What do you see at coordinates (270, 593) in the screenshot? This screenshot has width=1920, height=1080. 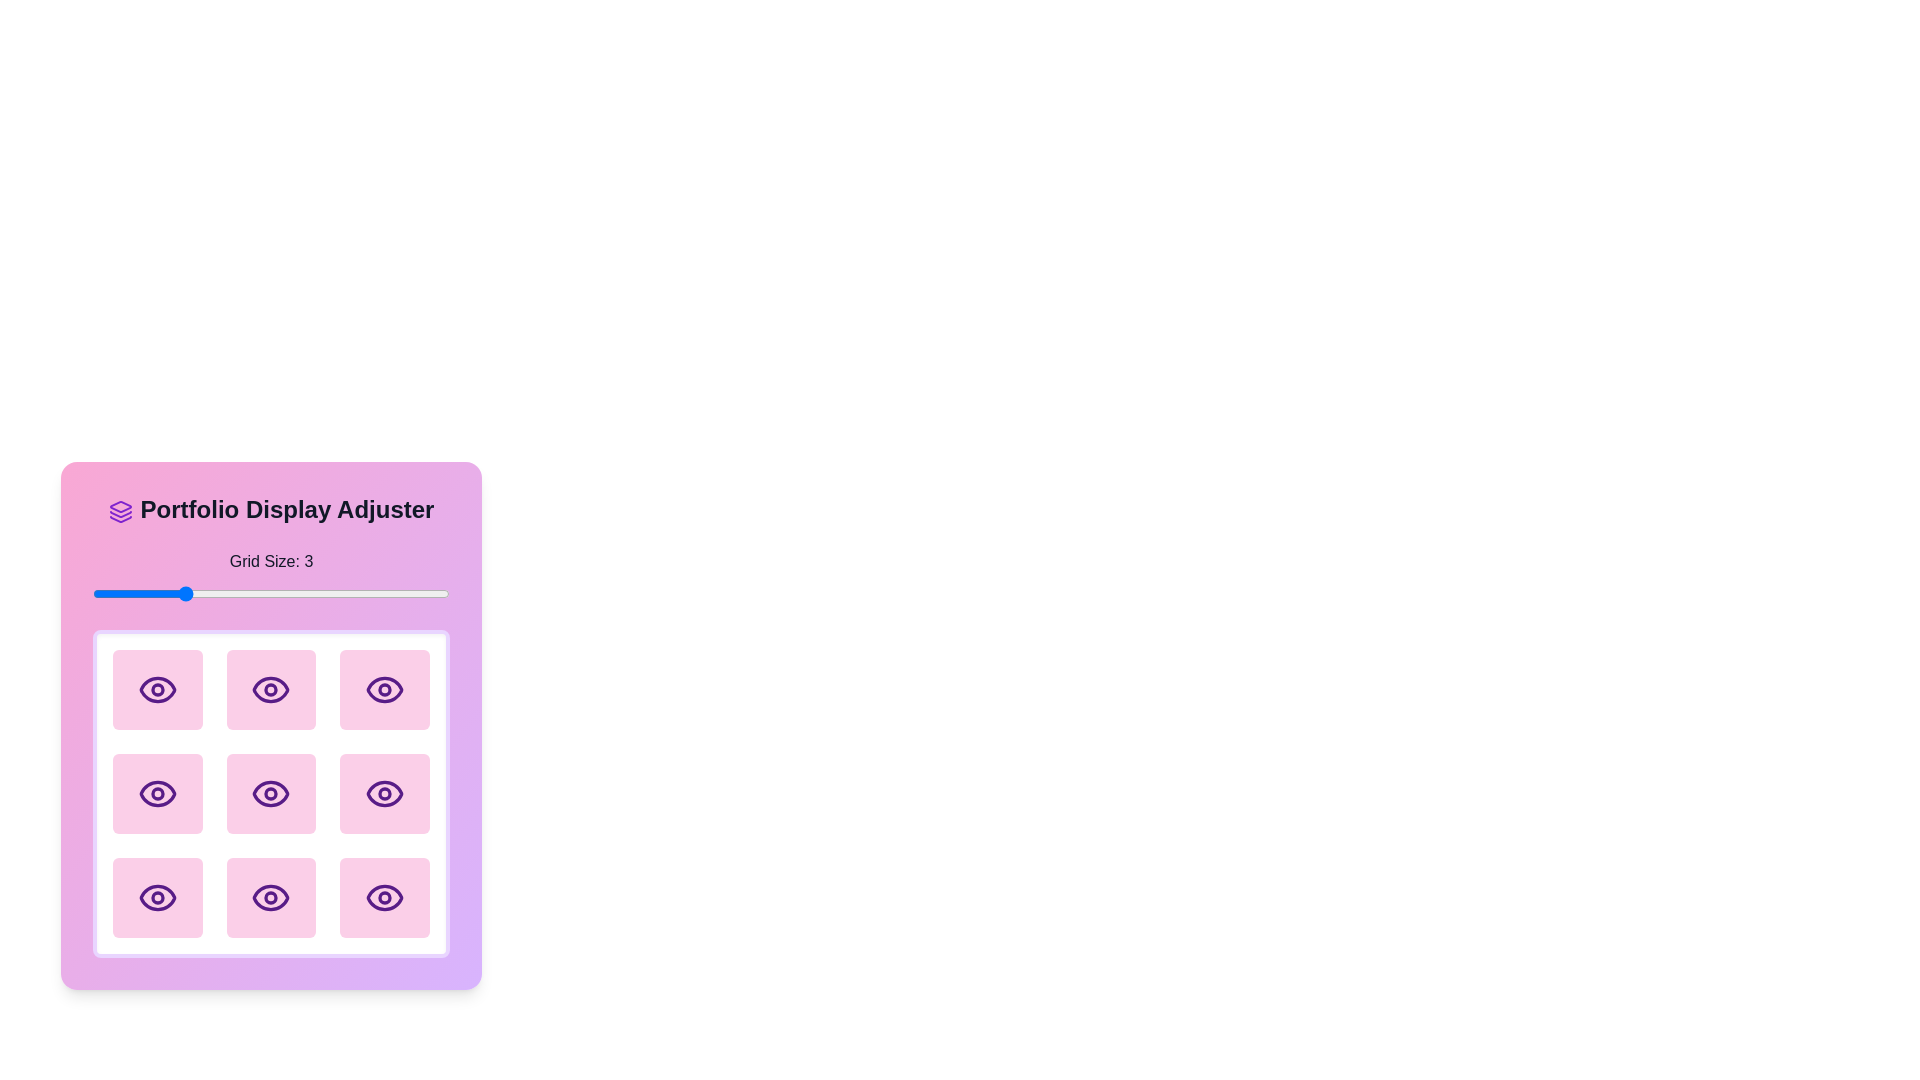 I see `the grid size to 4 using the slider` at bounding box center [270, 593].